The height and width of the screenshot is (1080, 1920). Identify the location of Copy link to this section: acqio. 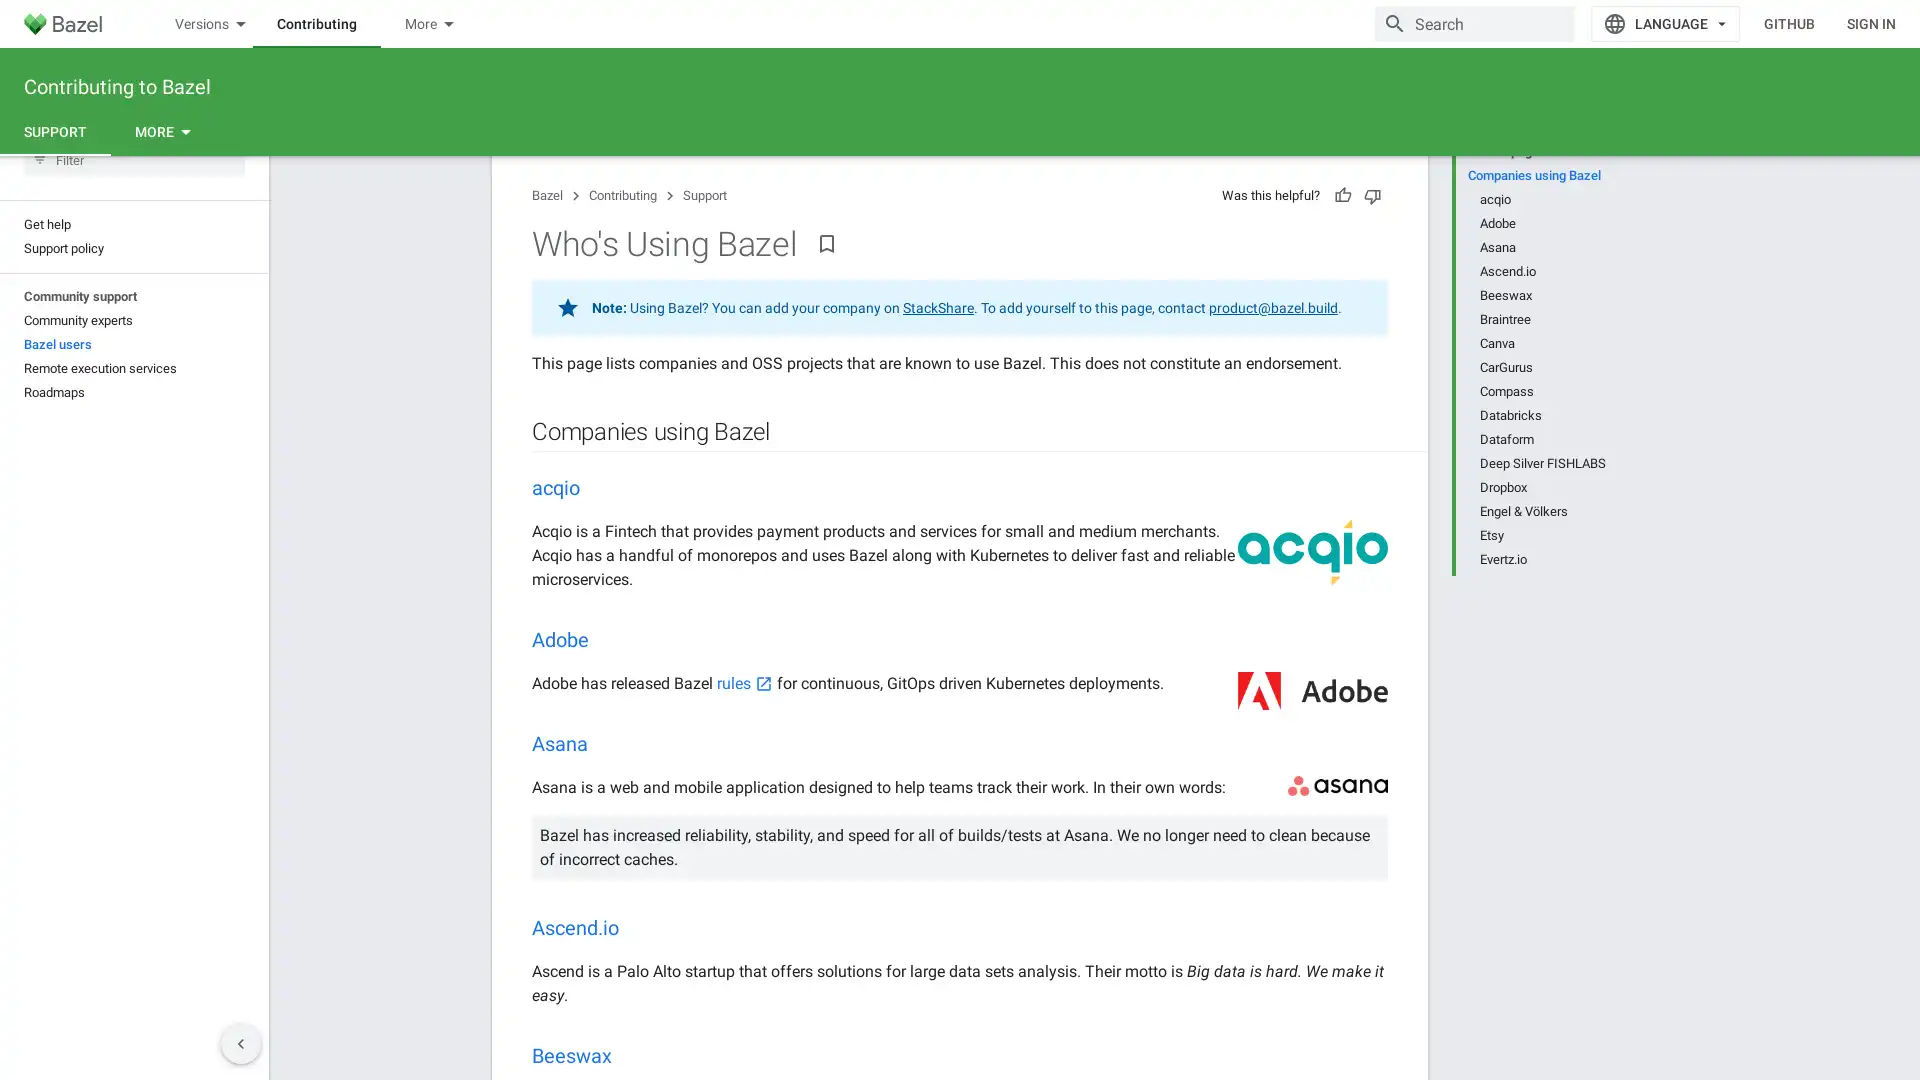
(599, 523).